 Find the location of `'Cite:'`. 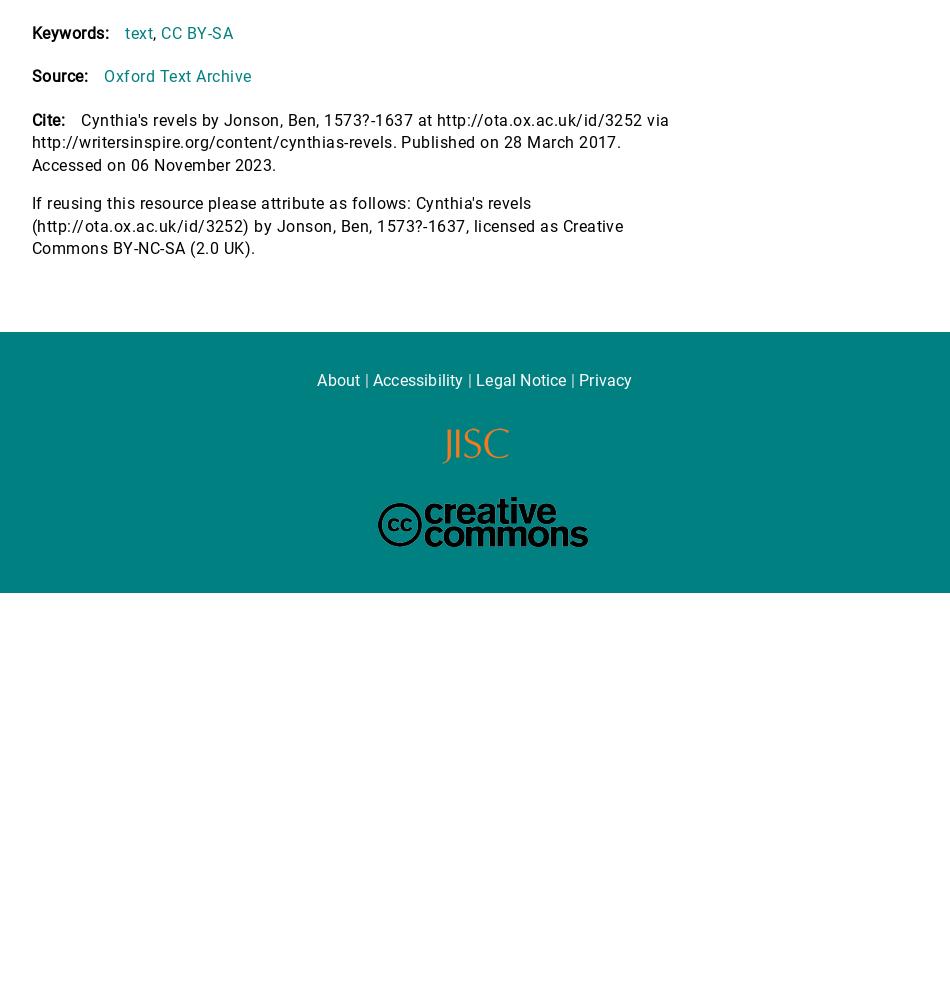

'Cite:' is located at coordinates (48, 119).